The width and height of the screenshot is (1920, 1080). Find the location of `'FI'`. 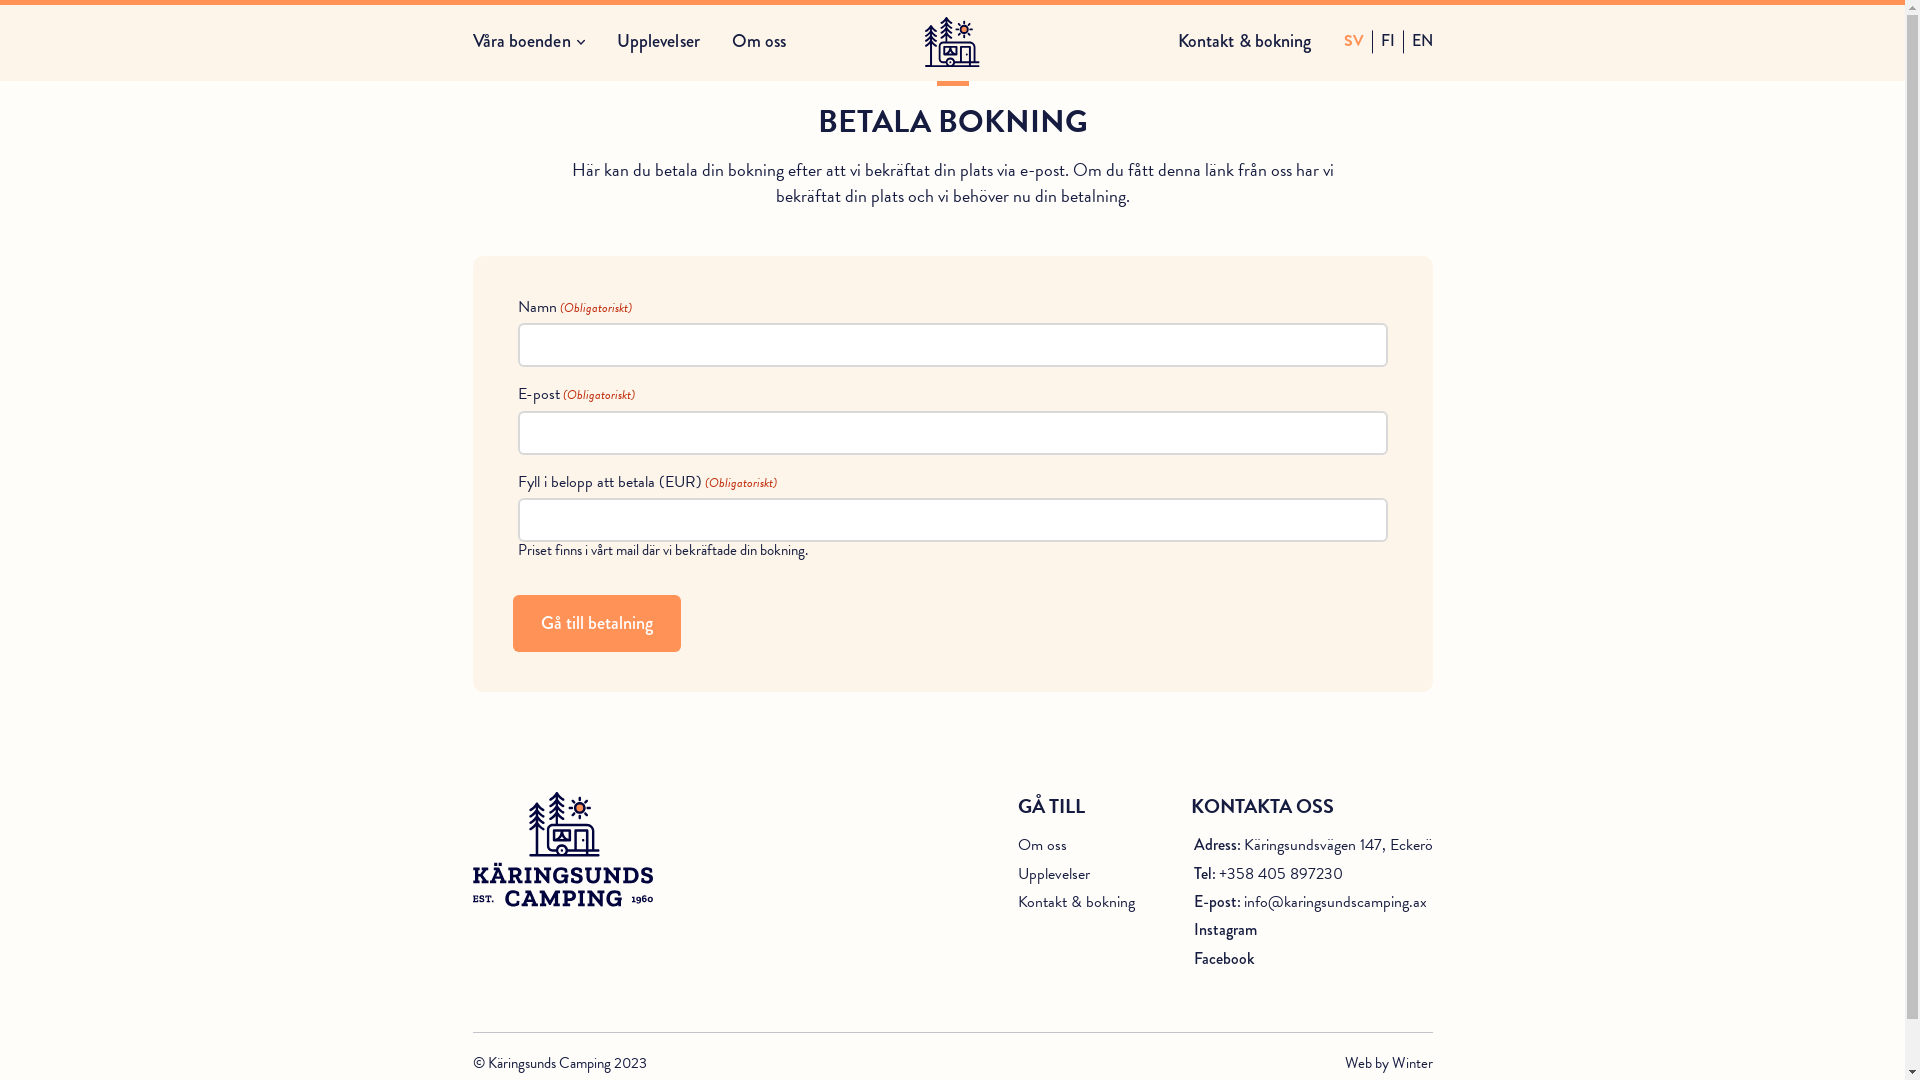

'FI' is located at coordinates (1386, 41).